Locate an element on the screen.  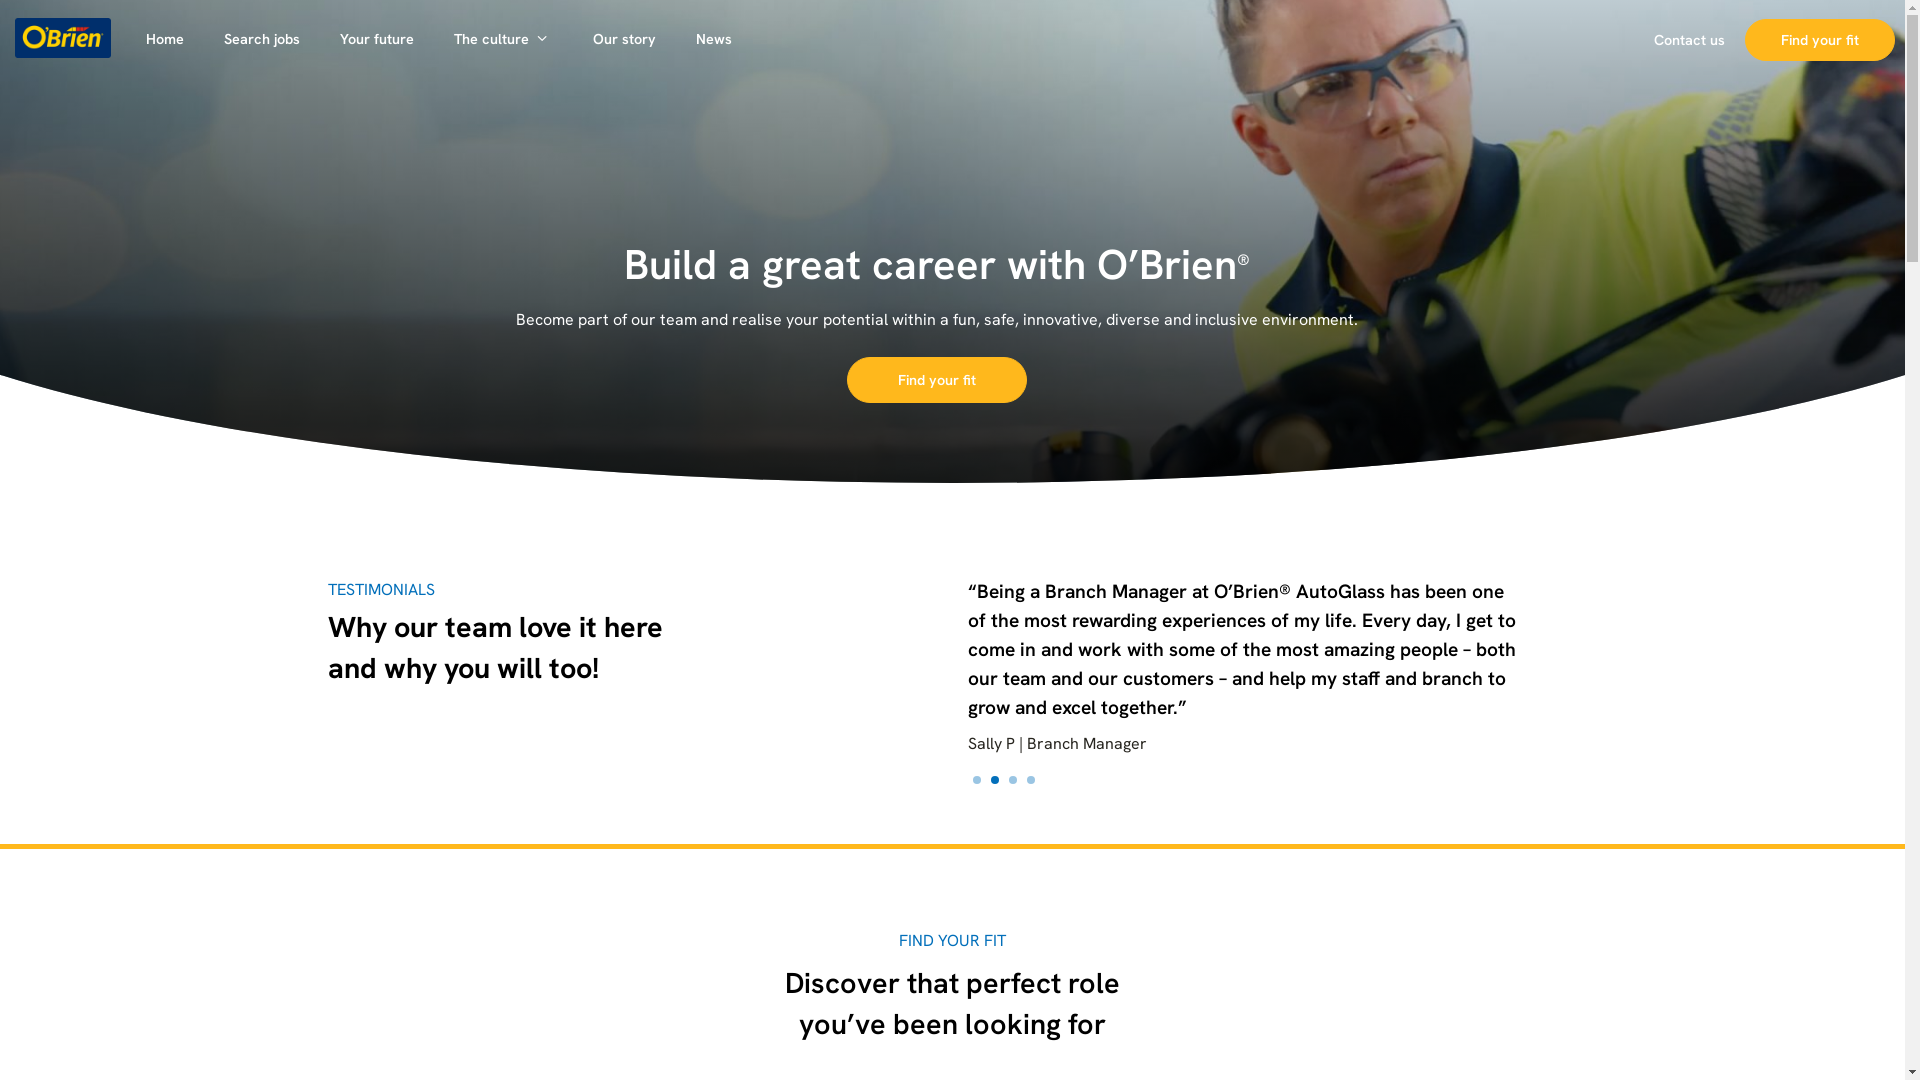
'3' is located at coordinates (1012, 778).